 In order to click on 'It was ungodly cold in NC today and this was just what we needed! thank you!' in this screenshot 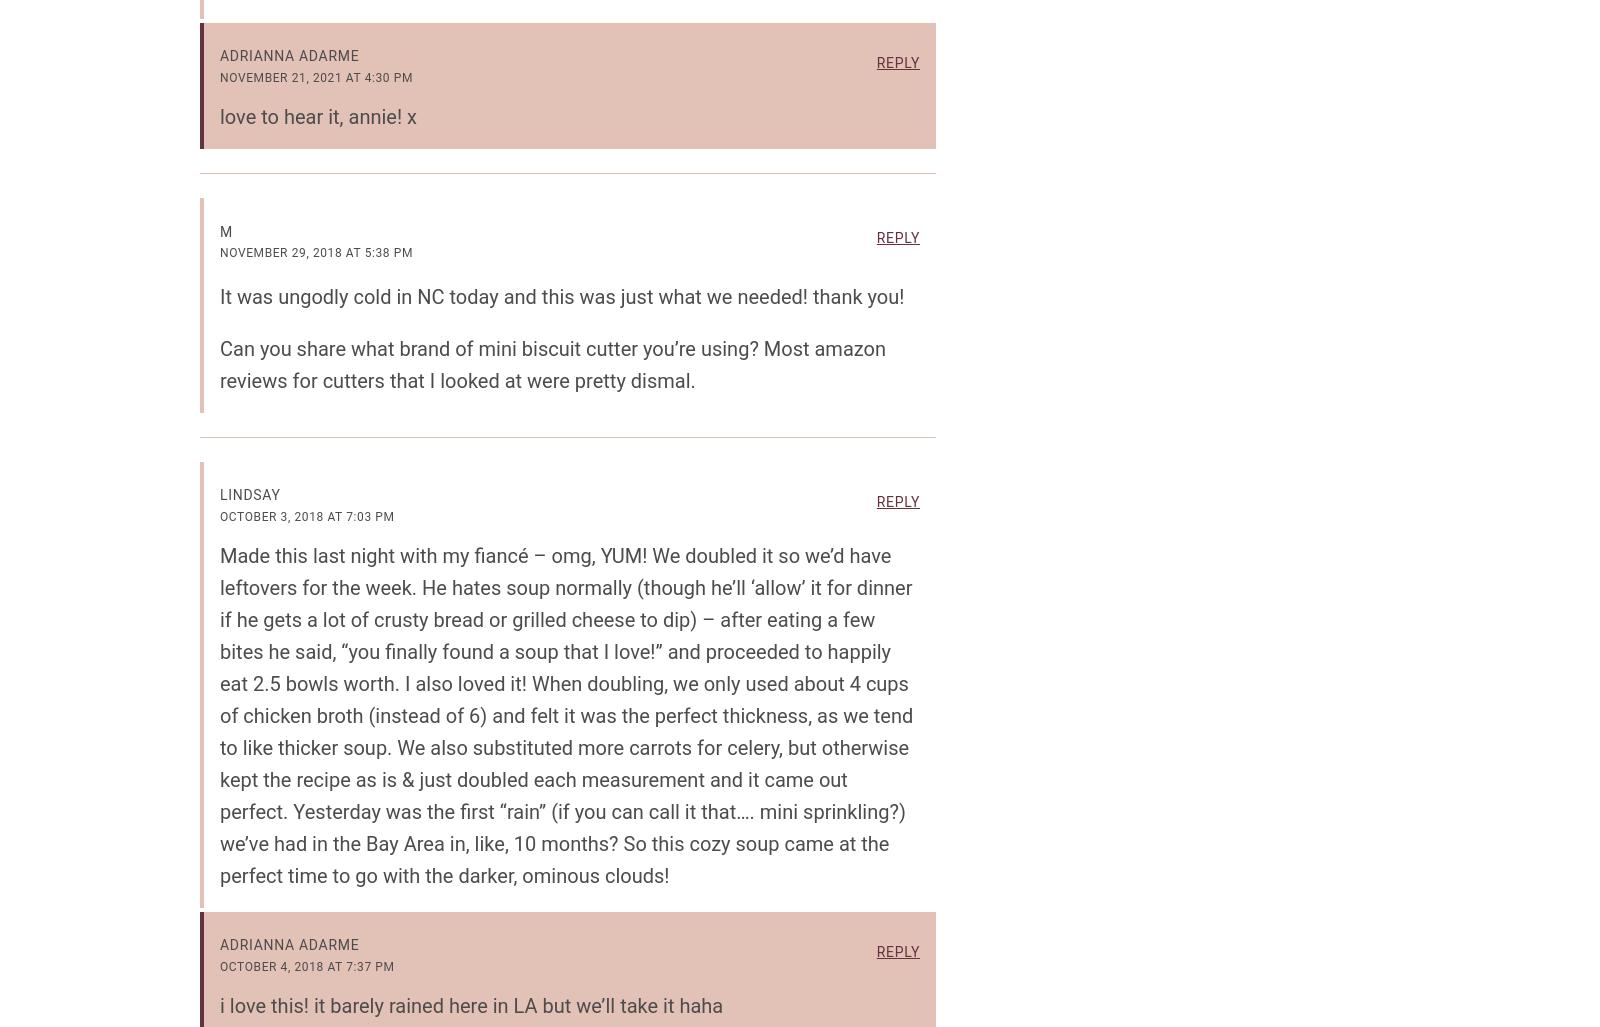, I will do `click(560, 294)`.